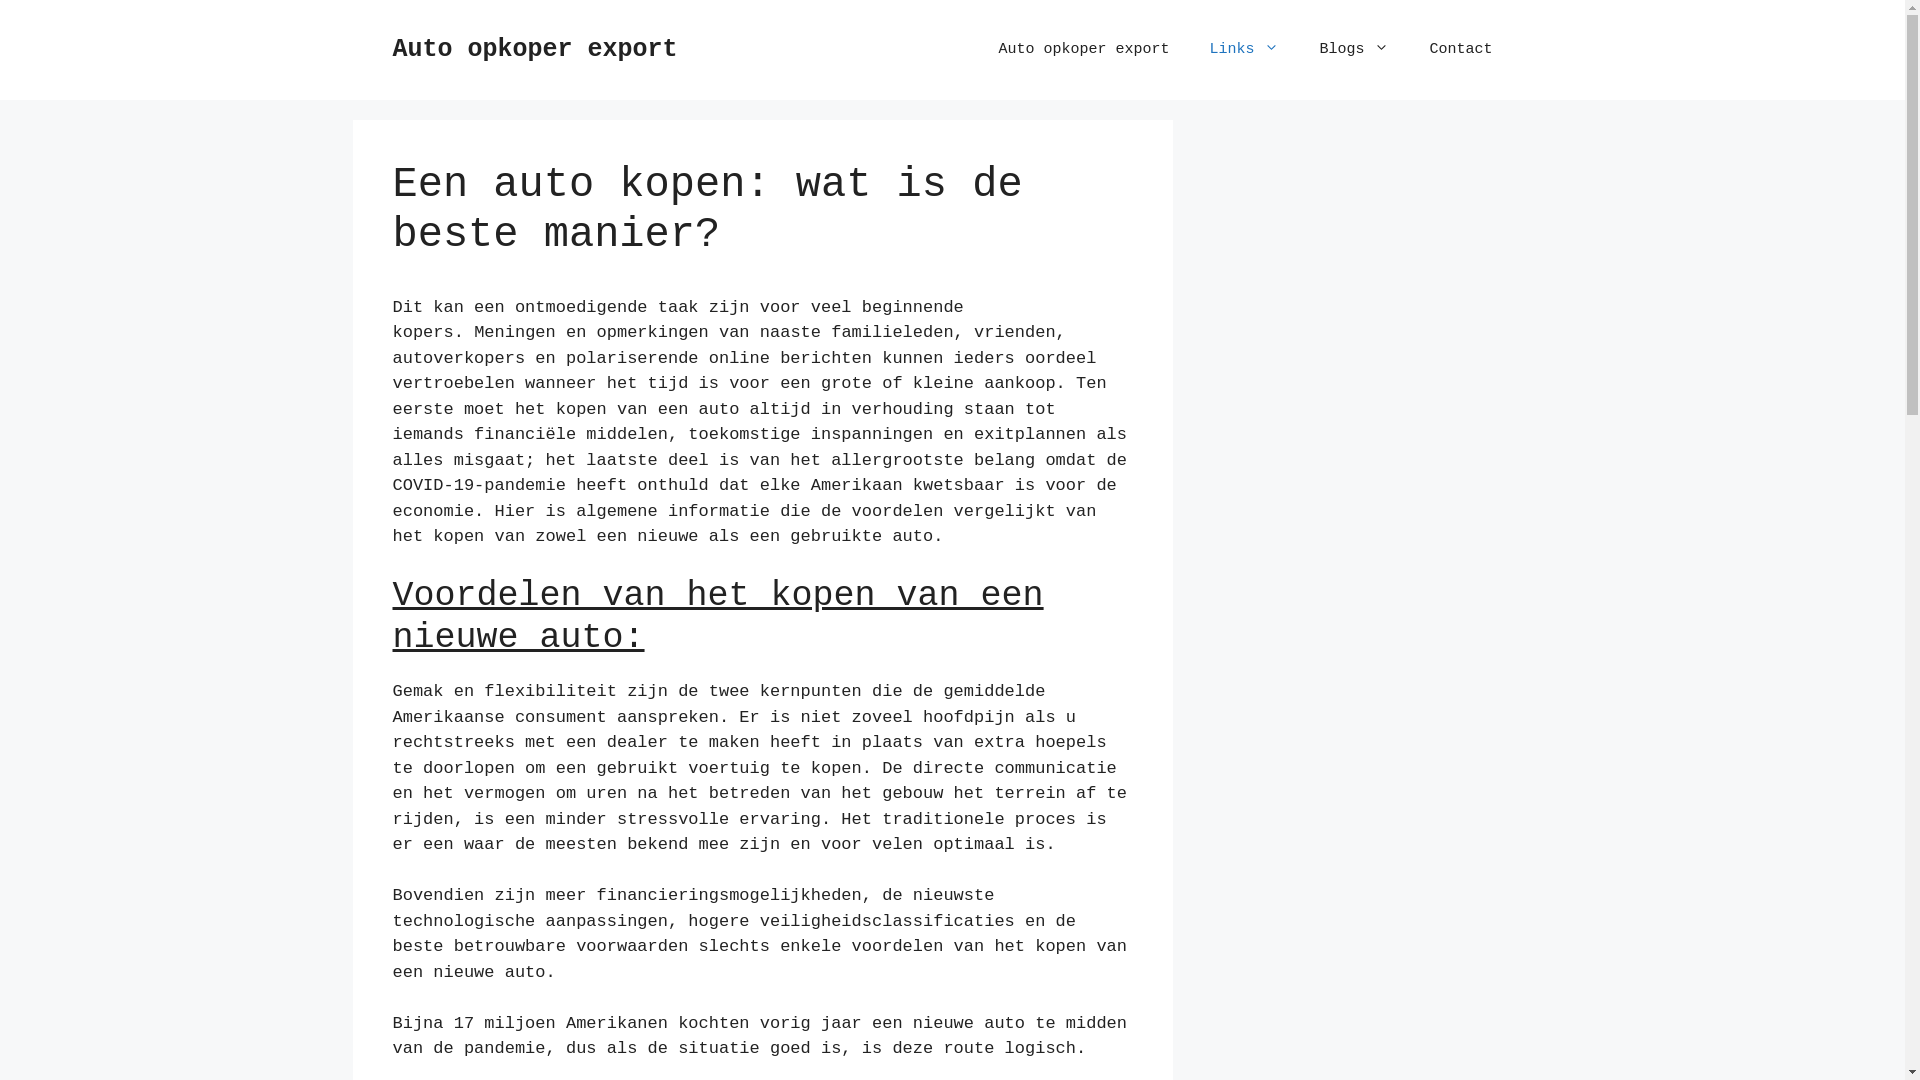 The height and width of the screenshot is (1080, 1920). I want to click on 'Auto opkoper export', so click(1082, 49).